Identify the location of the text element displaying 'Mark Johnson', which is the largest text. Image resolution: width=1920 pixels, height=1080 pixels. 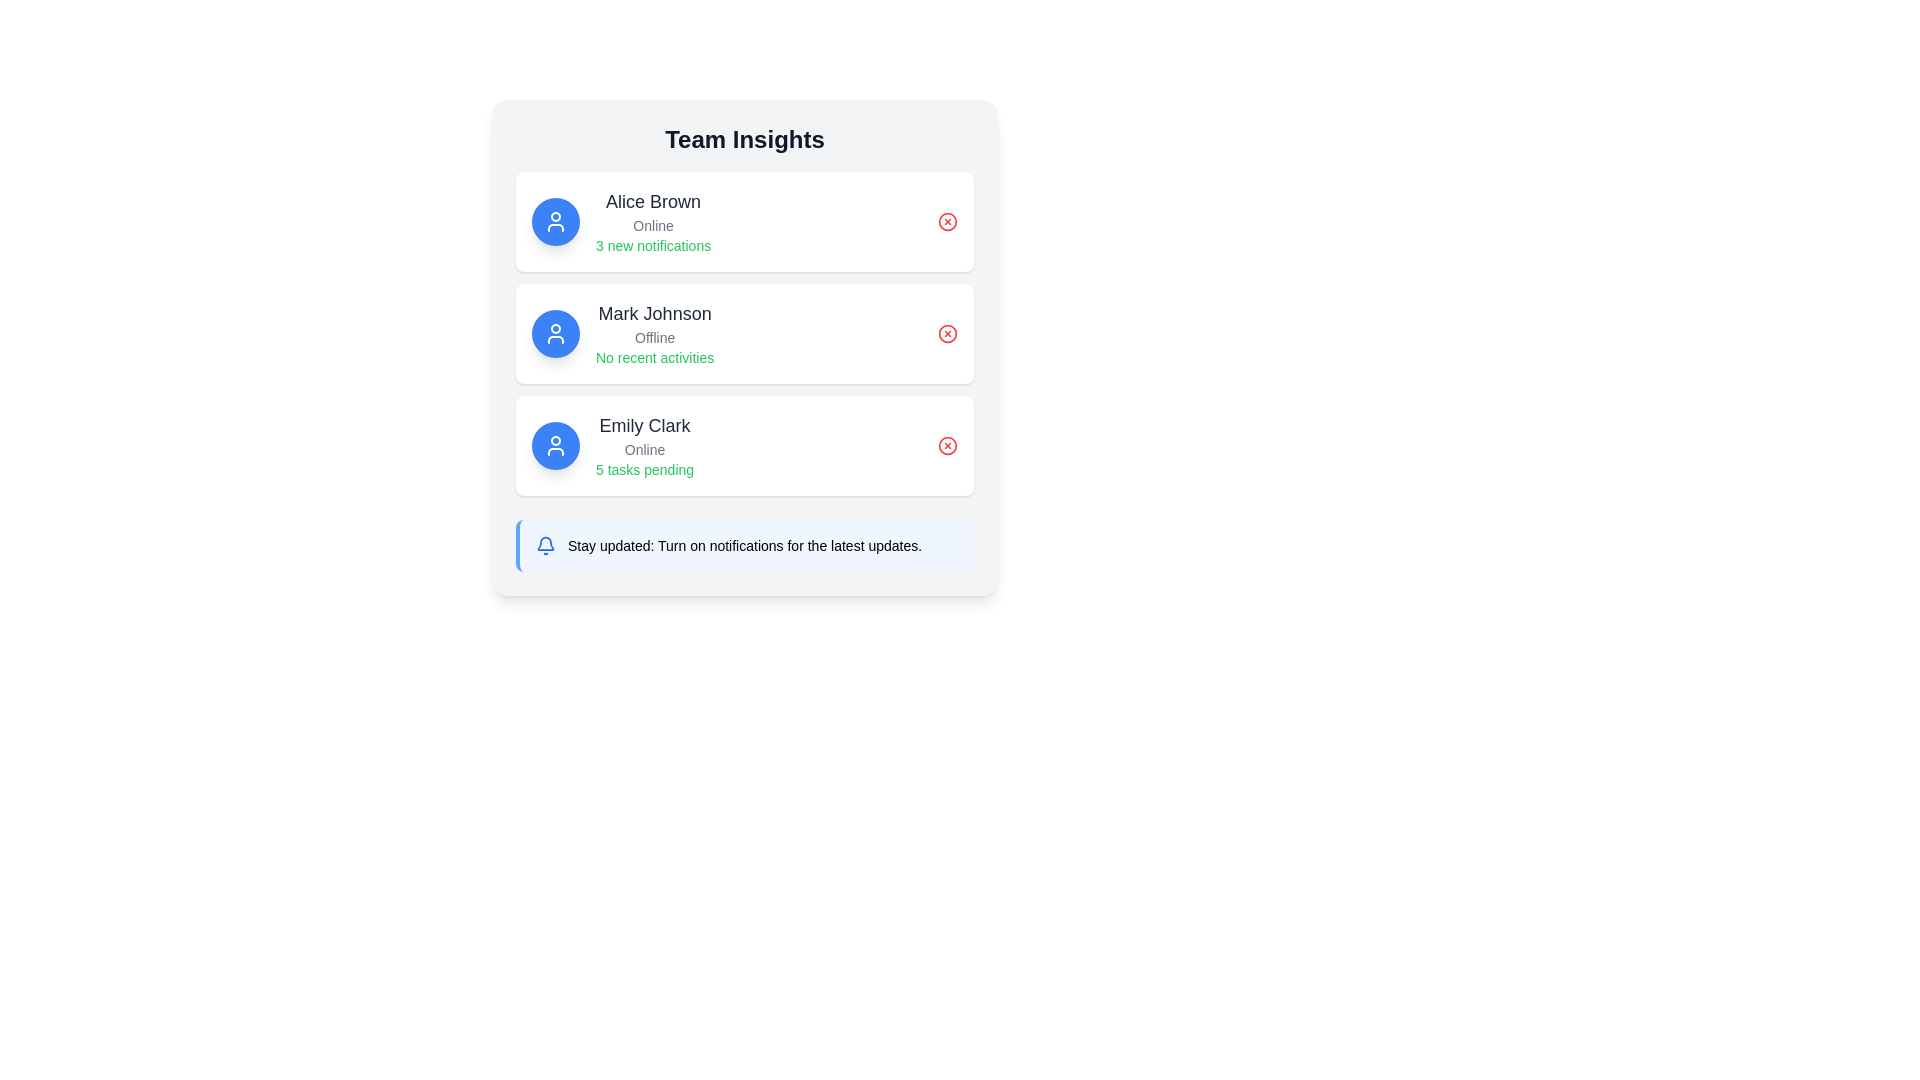
(654, 313).